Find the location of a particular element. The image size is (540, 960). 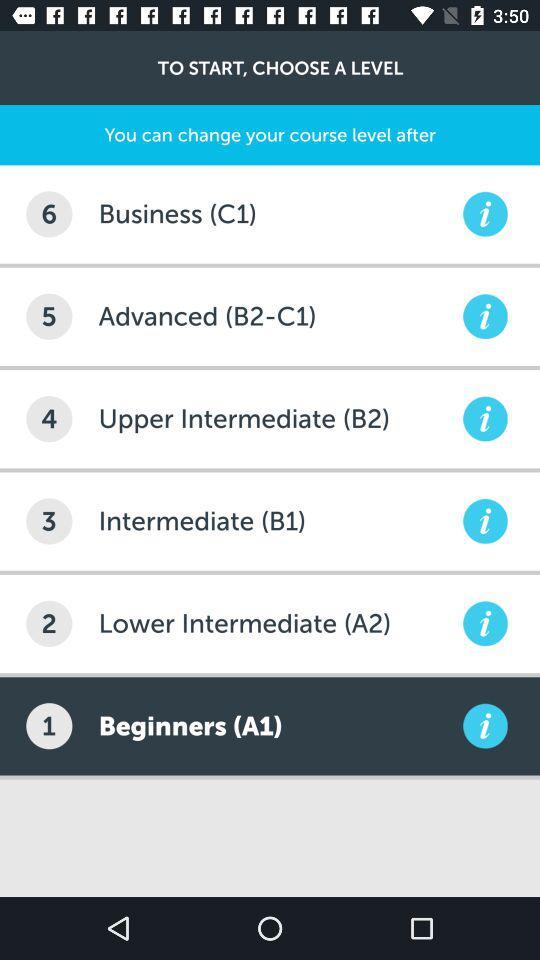

5 icon is located at coordinates (49, 316).